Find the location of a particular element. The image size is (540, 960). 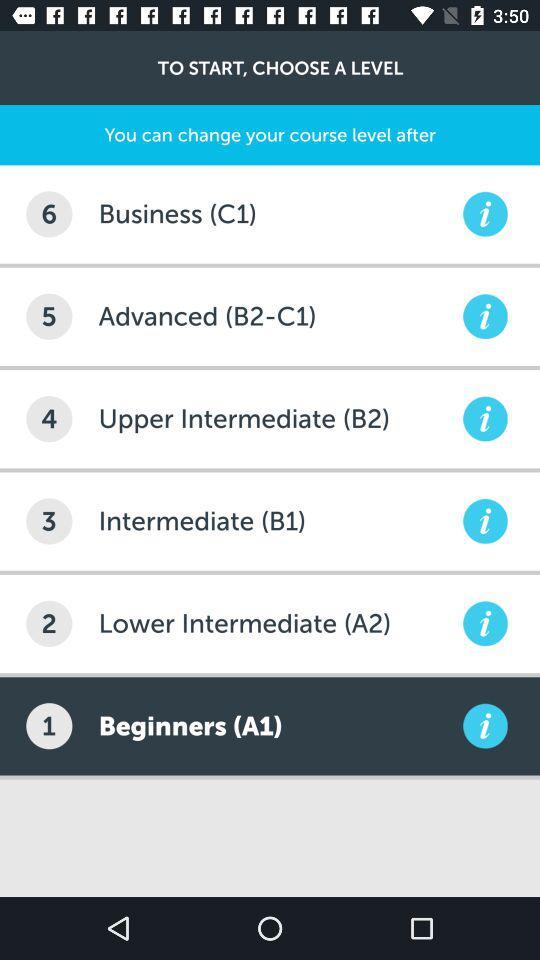

5 icon is located at coordinates (49, 316).